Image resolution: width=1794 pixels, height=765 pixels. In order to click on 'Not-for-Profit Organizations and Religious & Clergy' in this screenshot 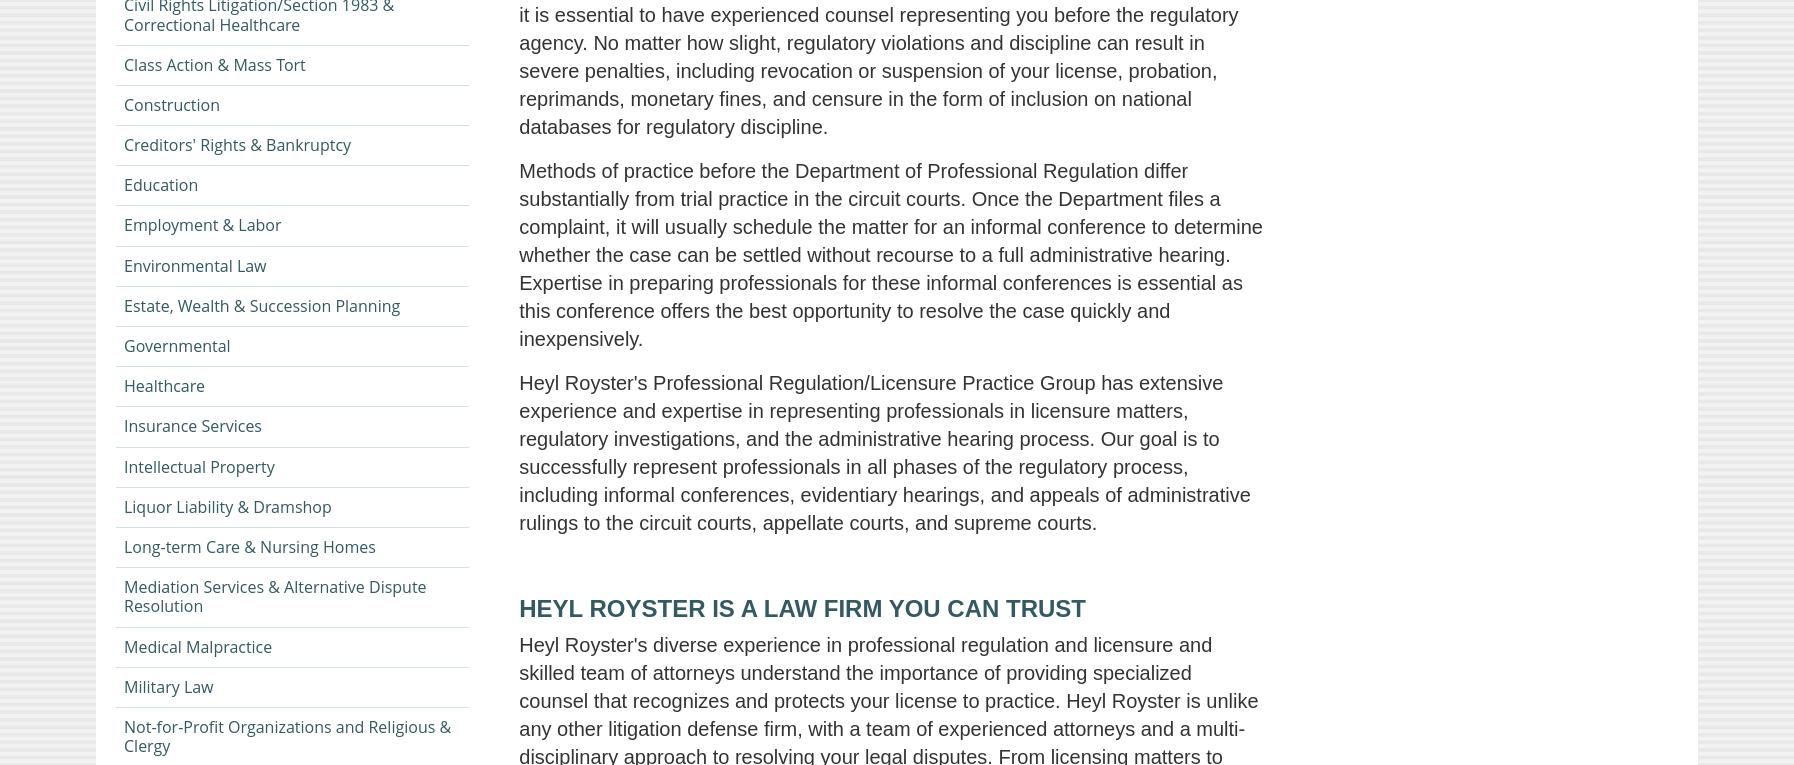, I will do `click(286, 736)`.